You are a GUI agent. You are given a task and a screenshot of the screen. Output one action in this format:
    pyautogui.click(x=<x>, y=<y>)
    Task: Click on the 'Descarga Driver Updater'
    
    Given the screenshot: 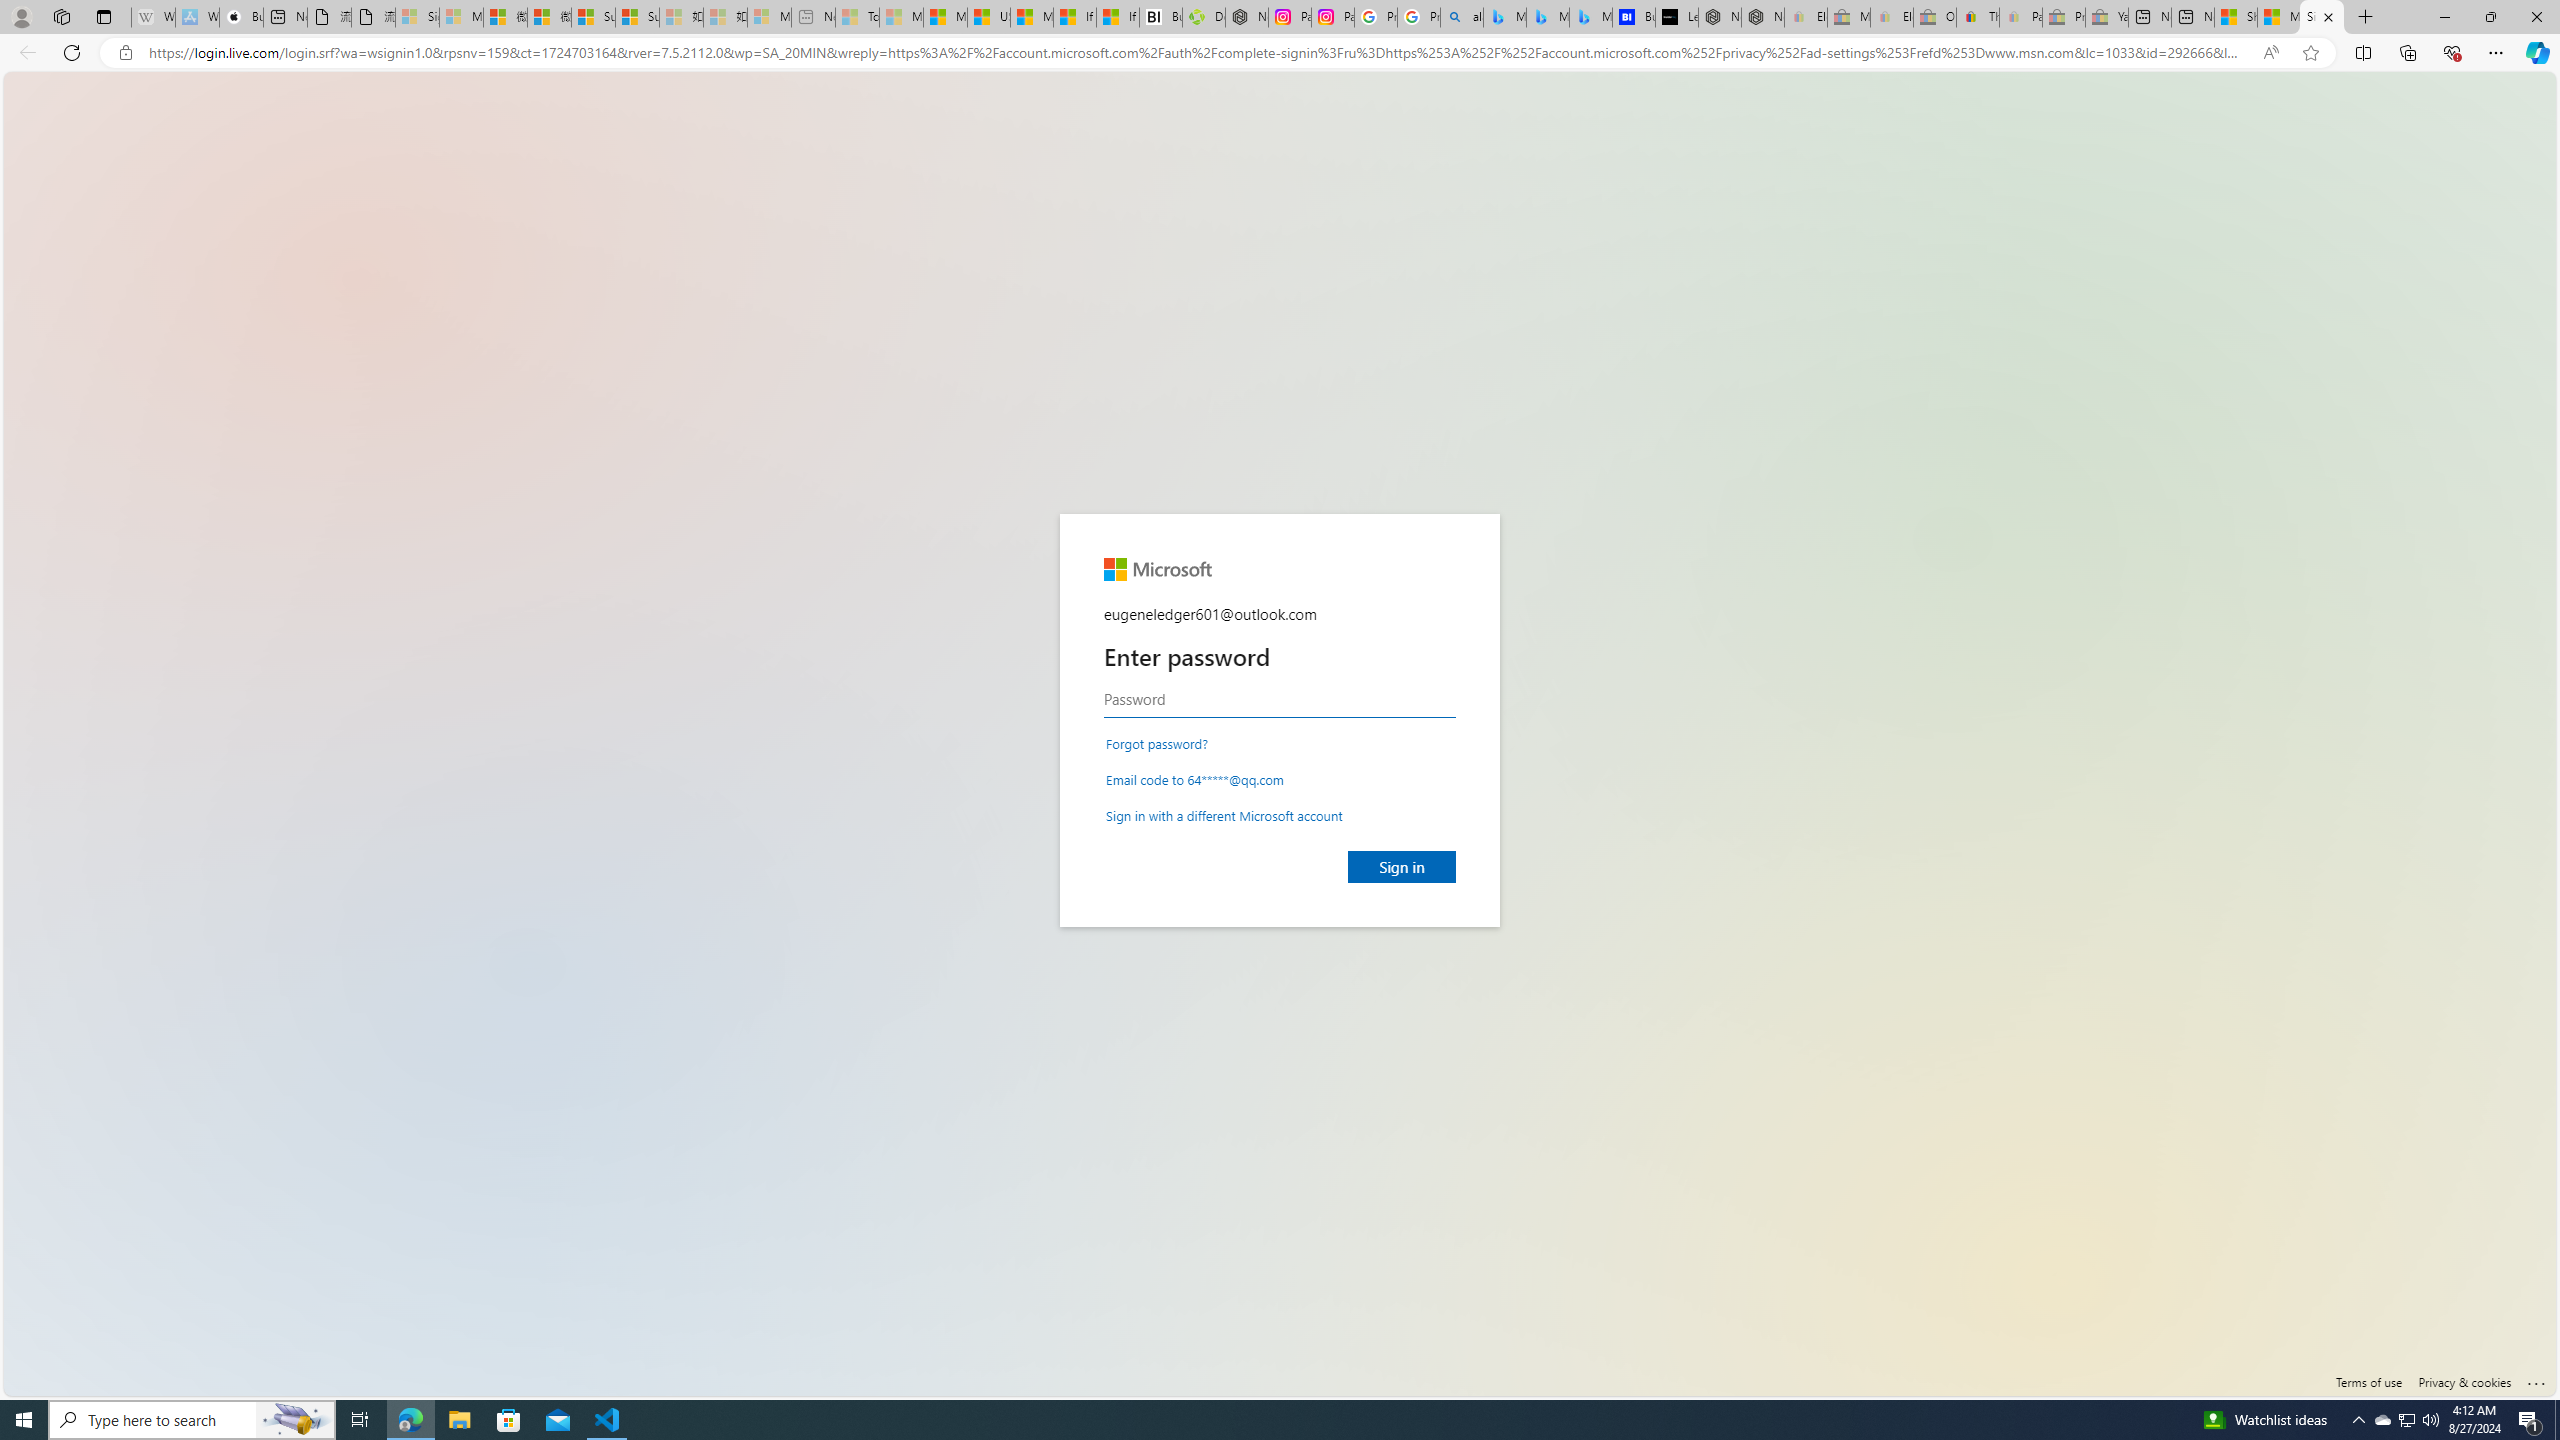 What is the action you would take?
    pyautogui.click(x=1203, y=16)
    